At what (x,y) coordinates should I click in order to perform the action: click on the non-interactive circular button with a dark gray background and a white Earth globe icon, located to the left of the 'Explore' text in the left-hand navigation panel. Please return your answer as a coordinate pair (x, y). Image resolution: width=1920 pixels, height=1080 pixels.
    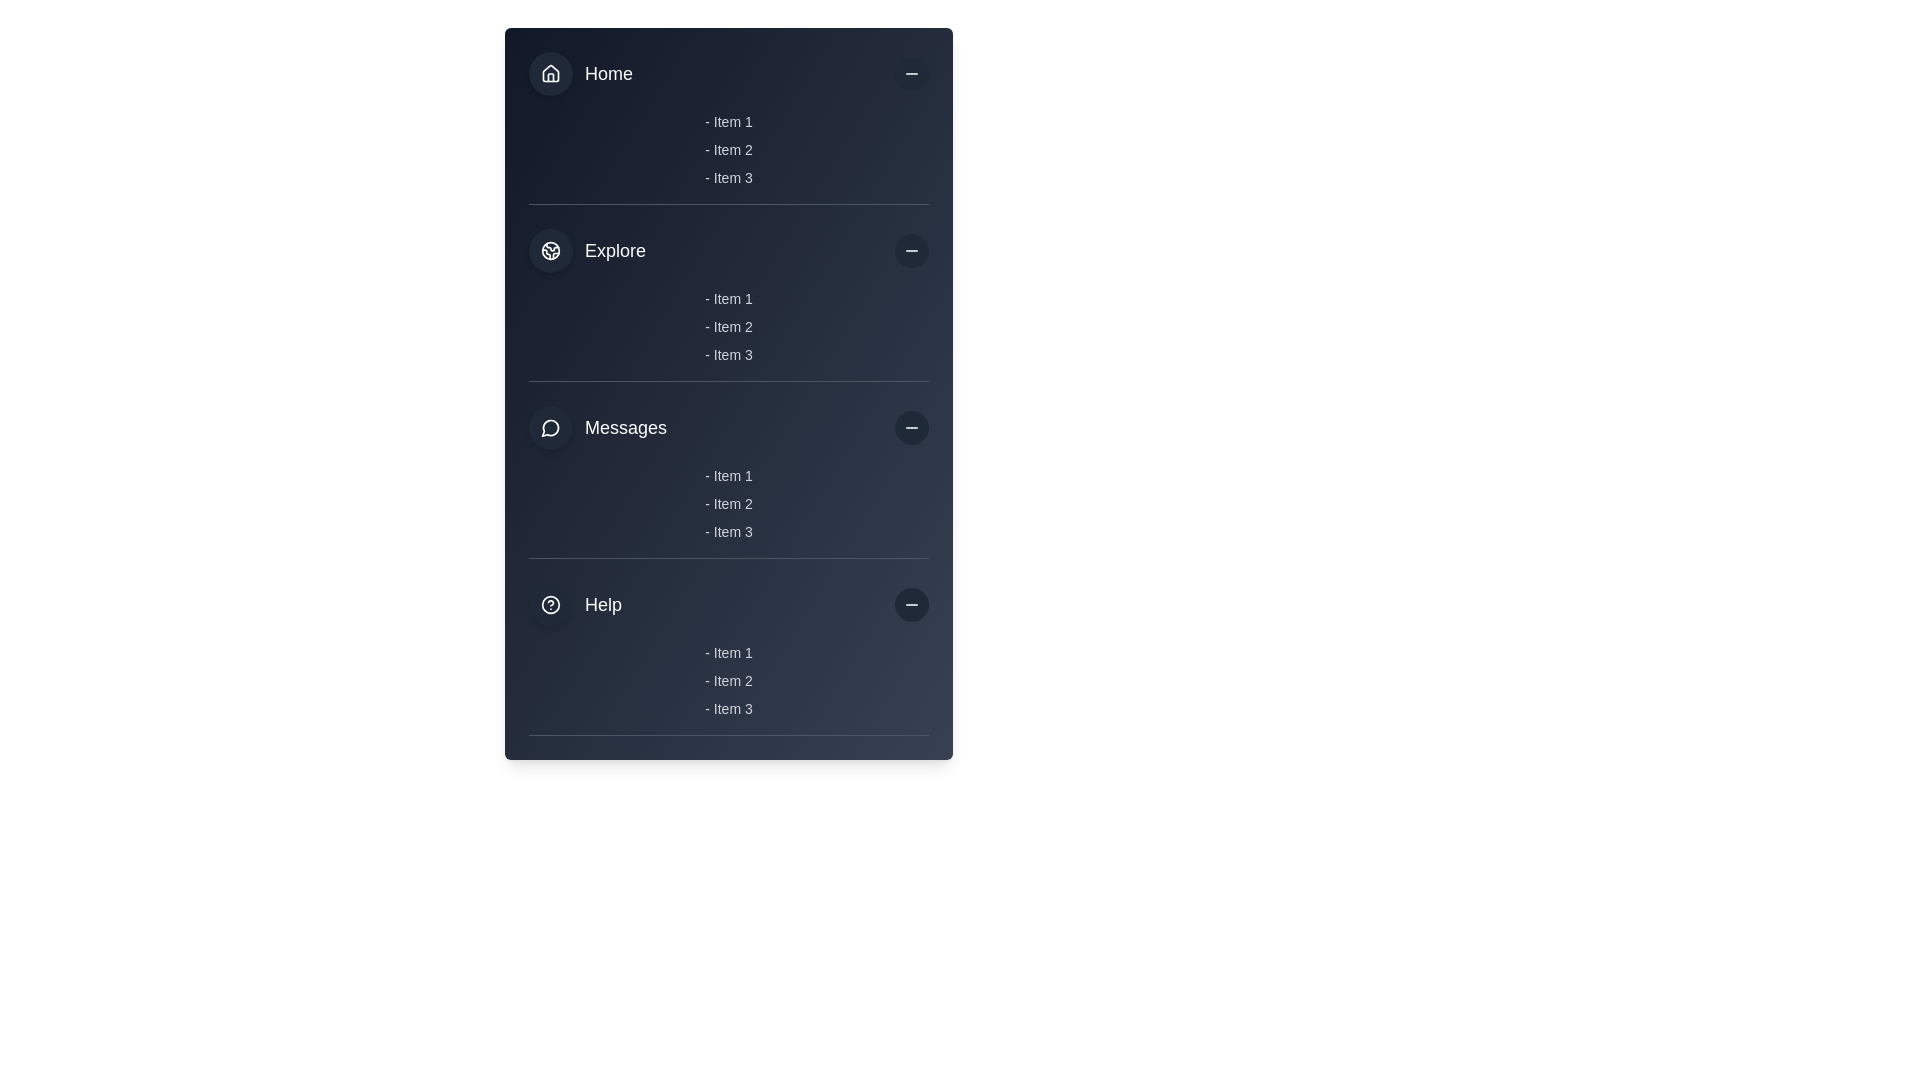
    Looking at the image, I should click on (551, 249).